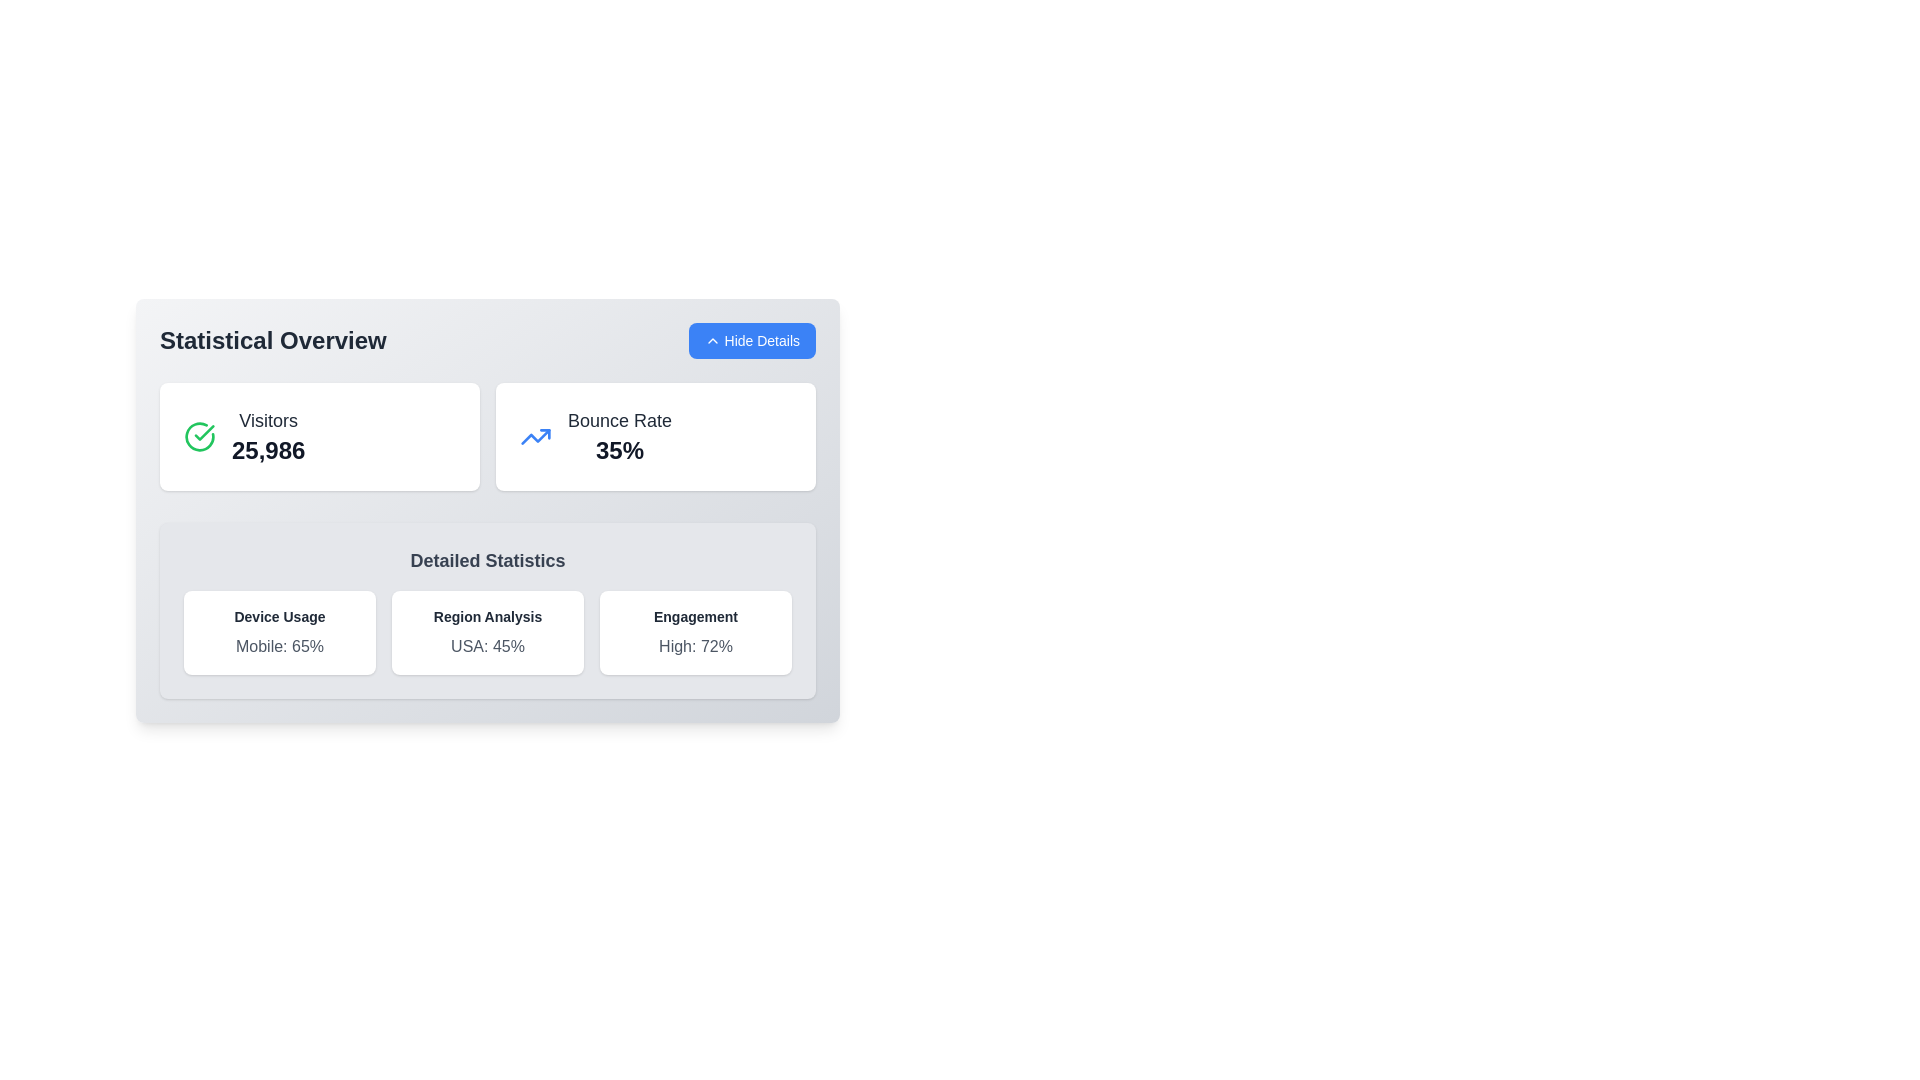 This screenshot has width=1920, height=1080. What do you see at coordinates (618, 419) in the screenshot?
I see `the 'Bounce Rate' text label, which is a medium-sized bold gray font located in the top-right section of the statistics overview card layout` at bounding box center [618, 419].